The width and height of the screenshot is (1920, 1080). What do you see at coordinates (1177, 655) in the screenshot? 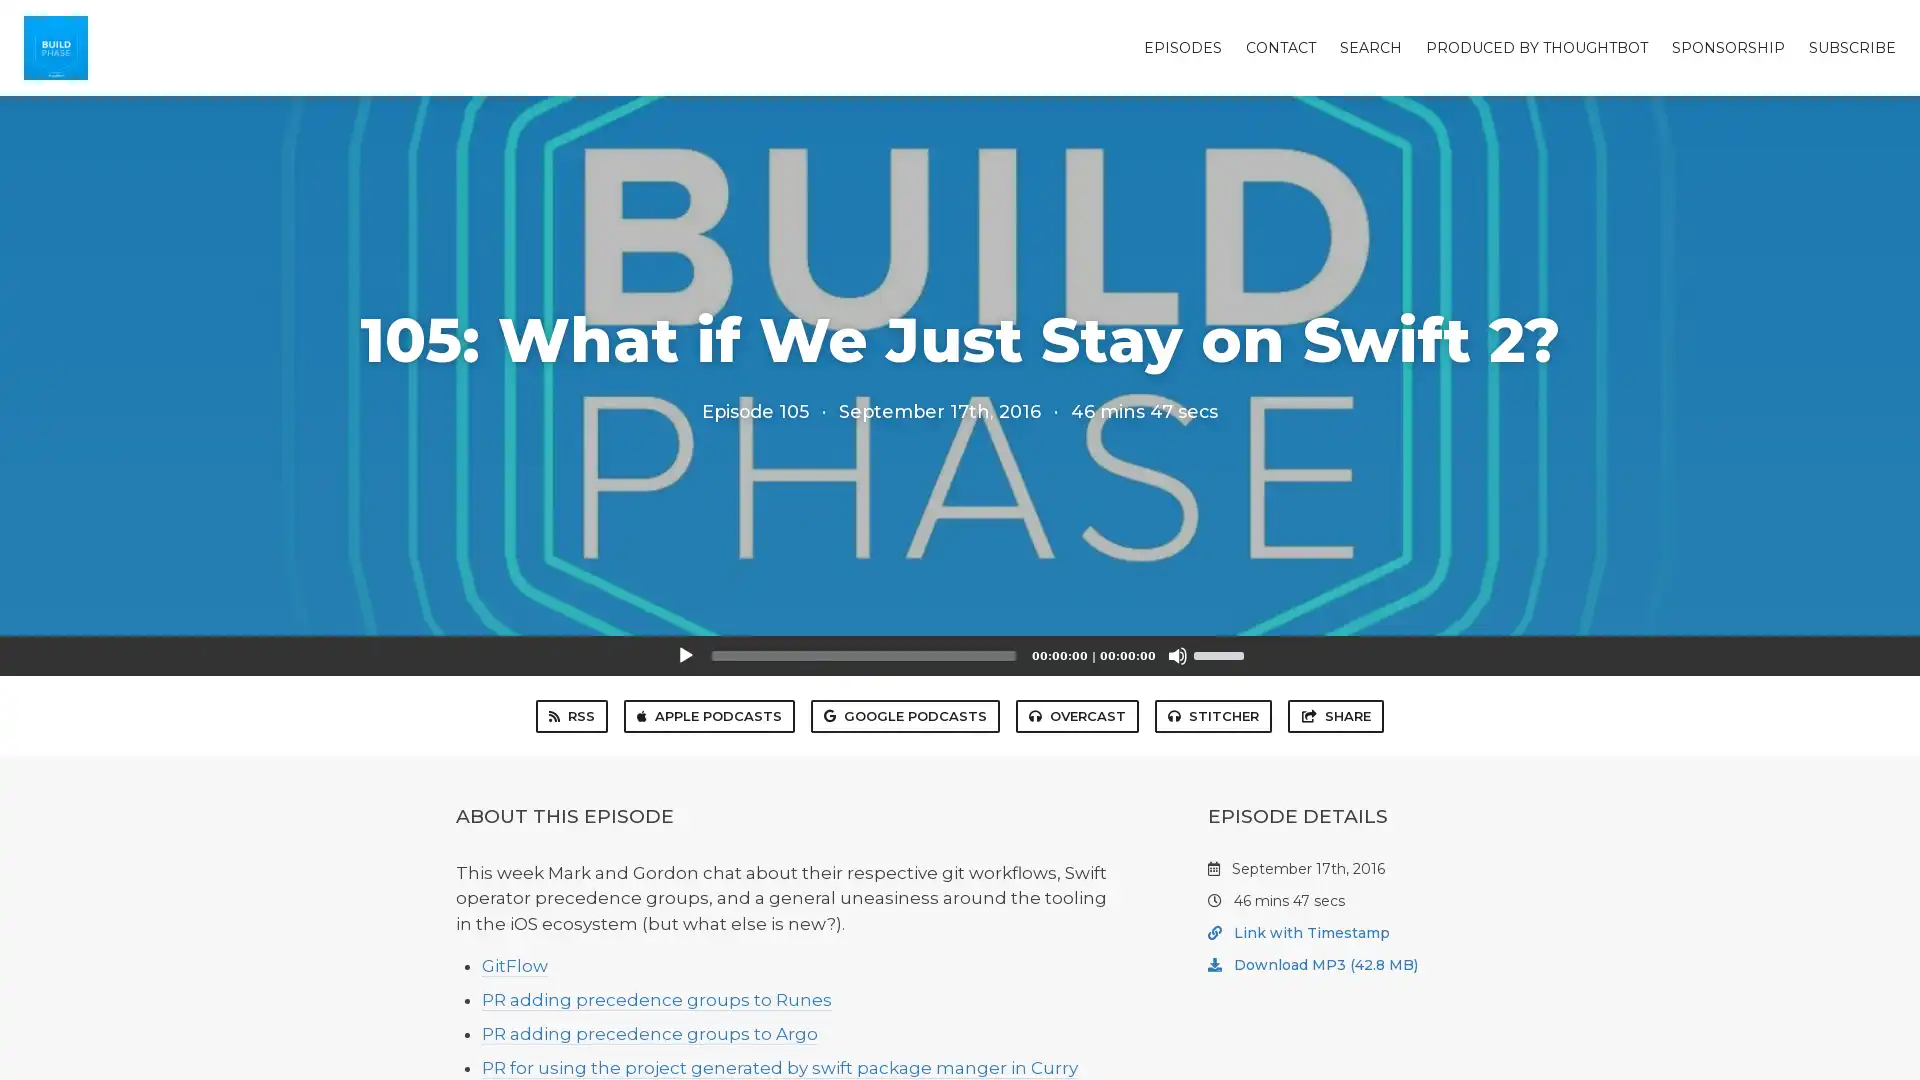
I see `Mute` at bounding box center [1177, 655].